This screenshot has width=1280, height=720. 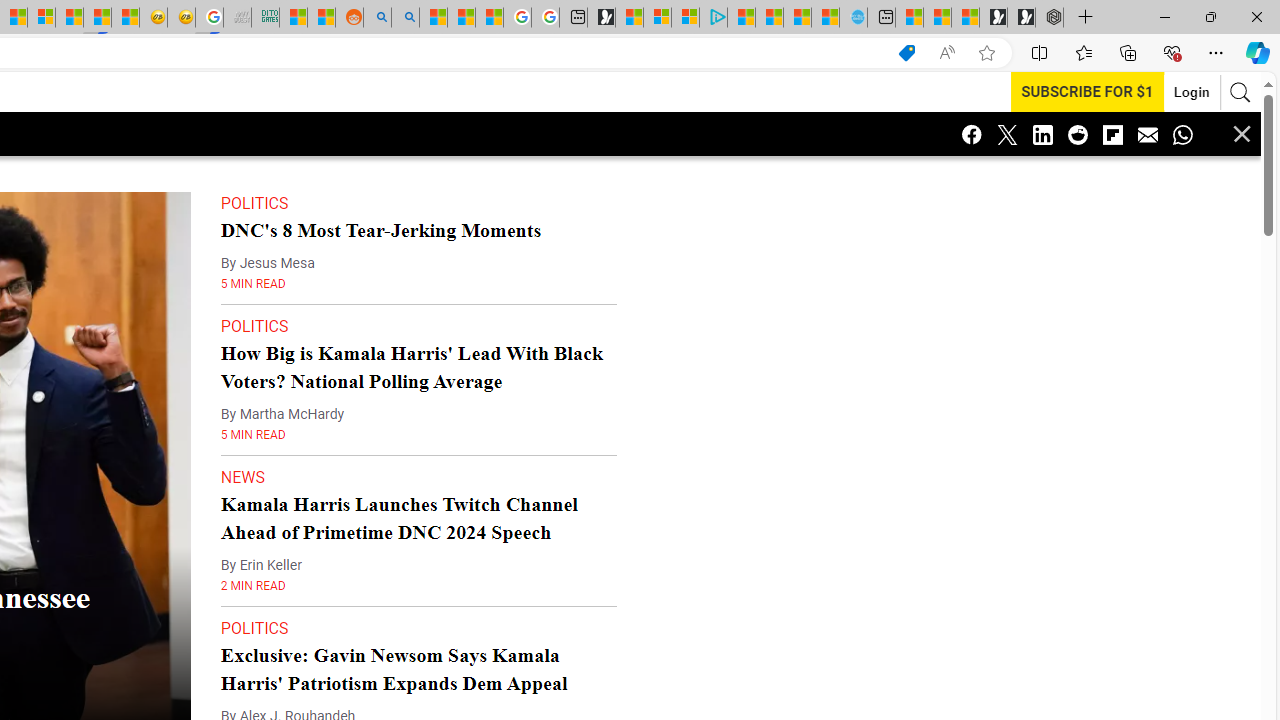 What do you see at coordinates (1111, 133) in the screenshot?
I see `'Class: icon-flipboard'` at bounding box center [1111, 133].